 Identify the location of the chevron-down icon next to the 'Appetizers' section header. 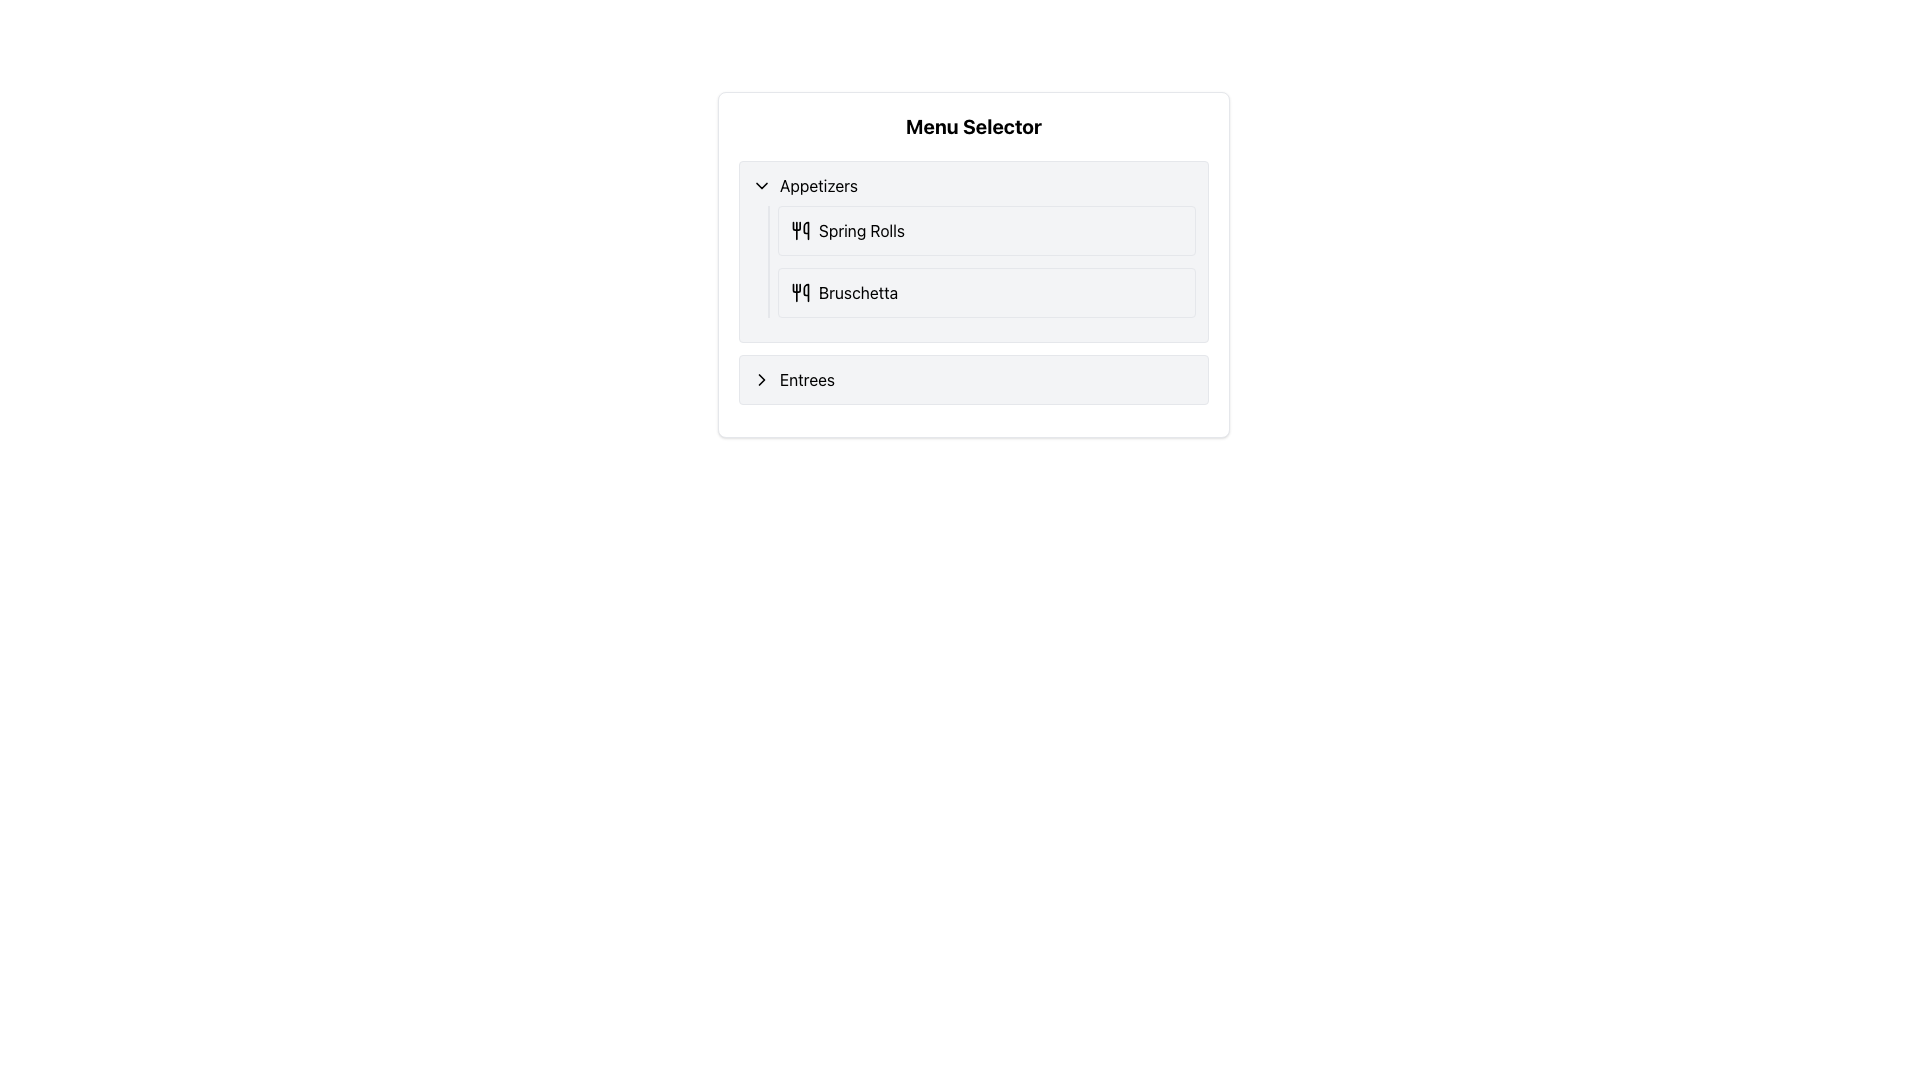
(761, 185).